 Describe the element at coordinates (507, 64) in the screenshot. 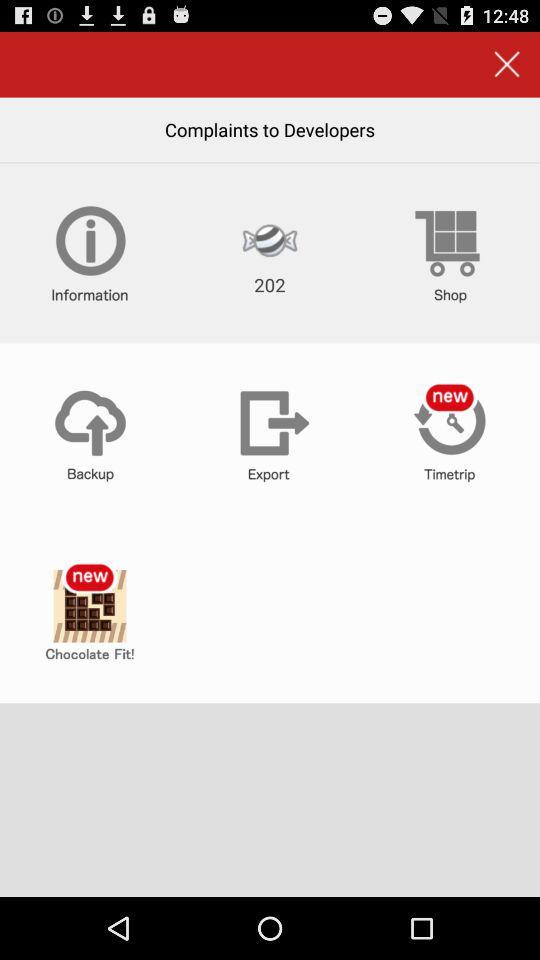

I see `the button above the complaints to developers` at that location.